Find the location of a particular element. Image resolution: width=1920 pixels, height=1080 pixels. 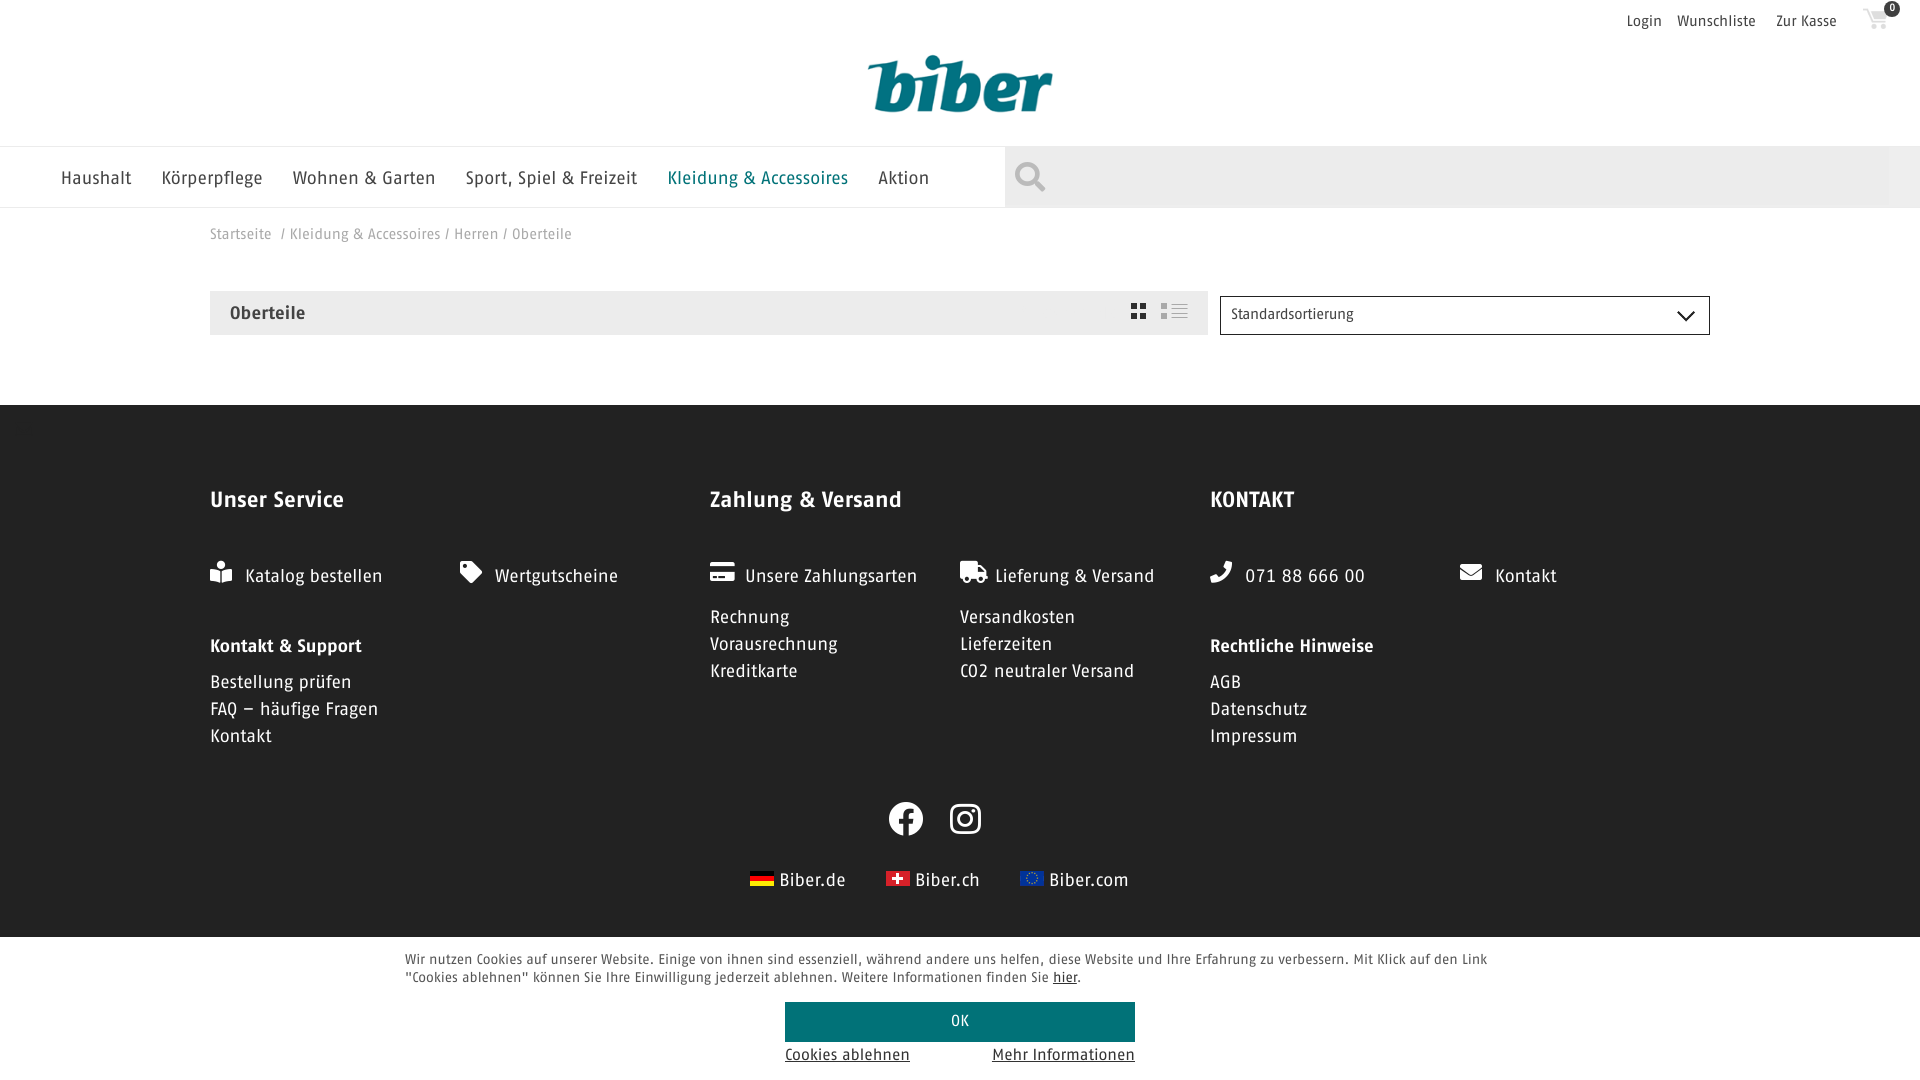

'Biber Verssand auf Instagram' is located at coordinates (965, 822).